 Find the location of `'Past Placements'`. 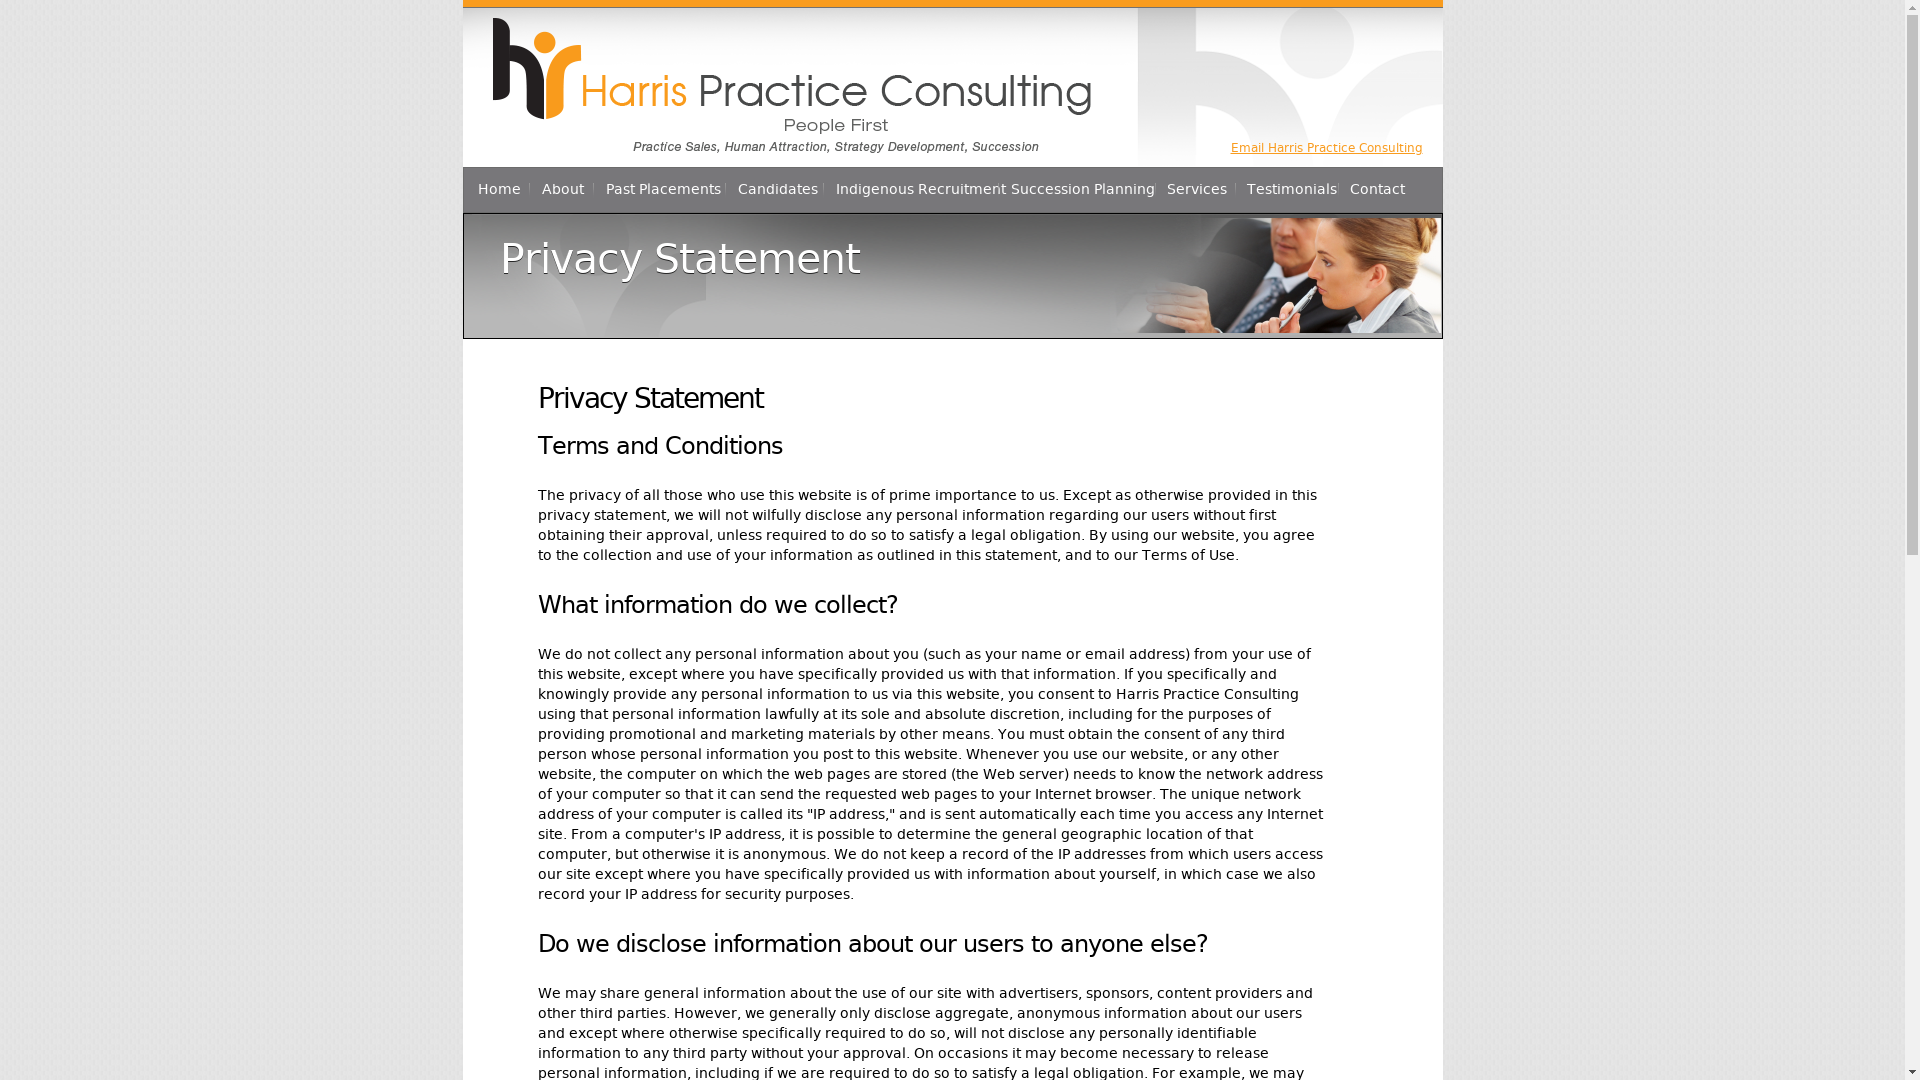

'Past Placements' is located at coordinates (662, 189).